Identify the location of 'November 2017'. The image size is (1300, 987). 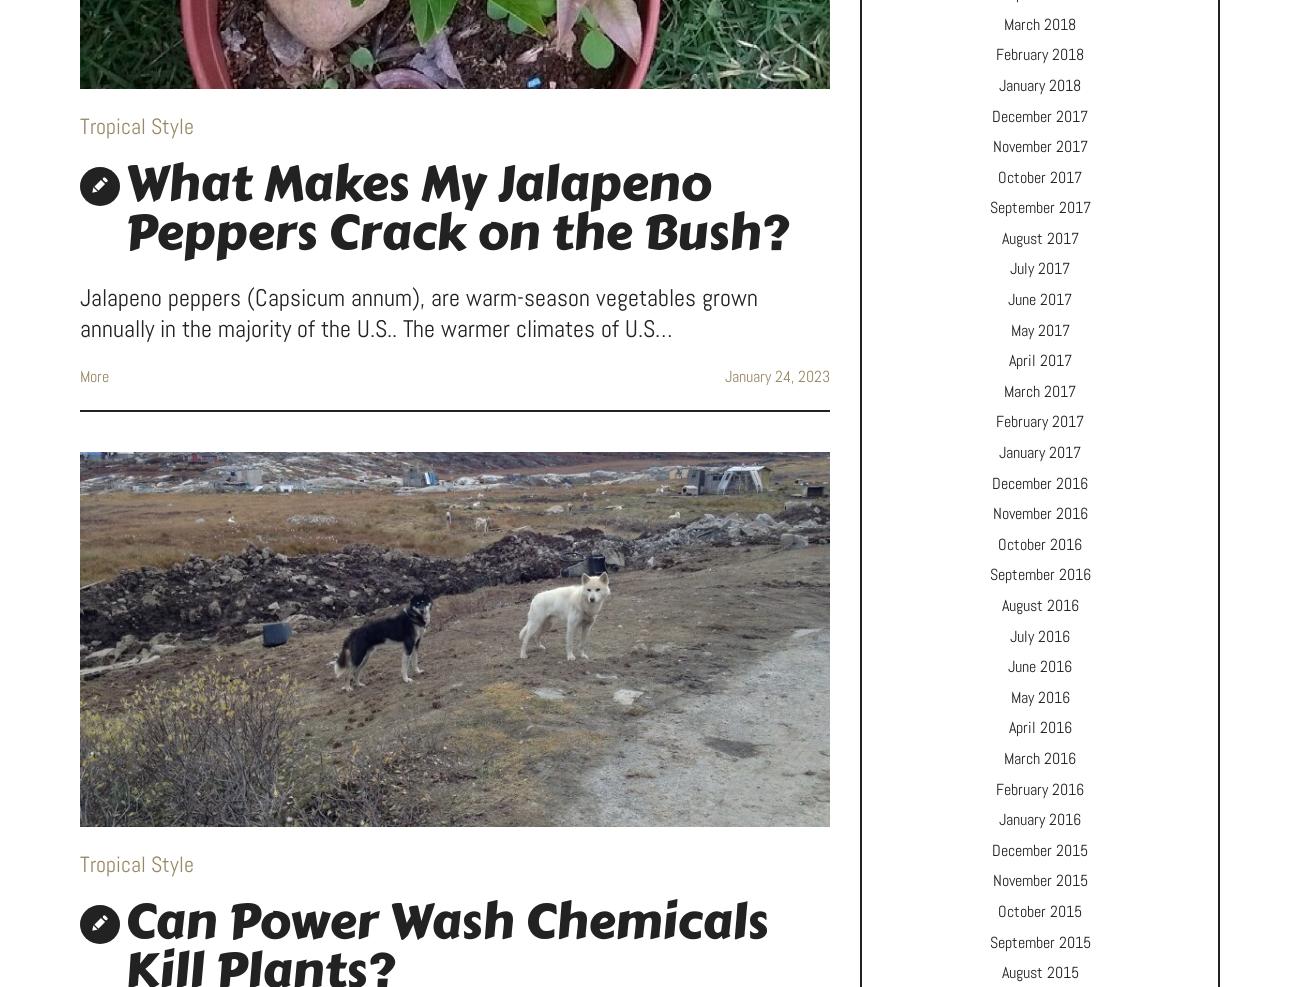
(1039, 145).